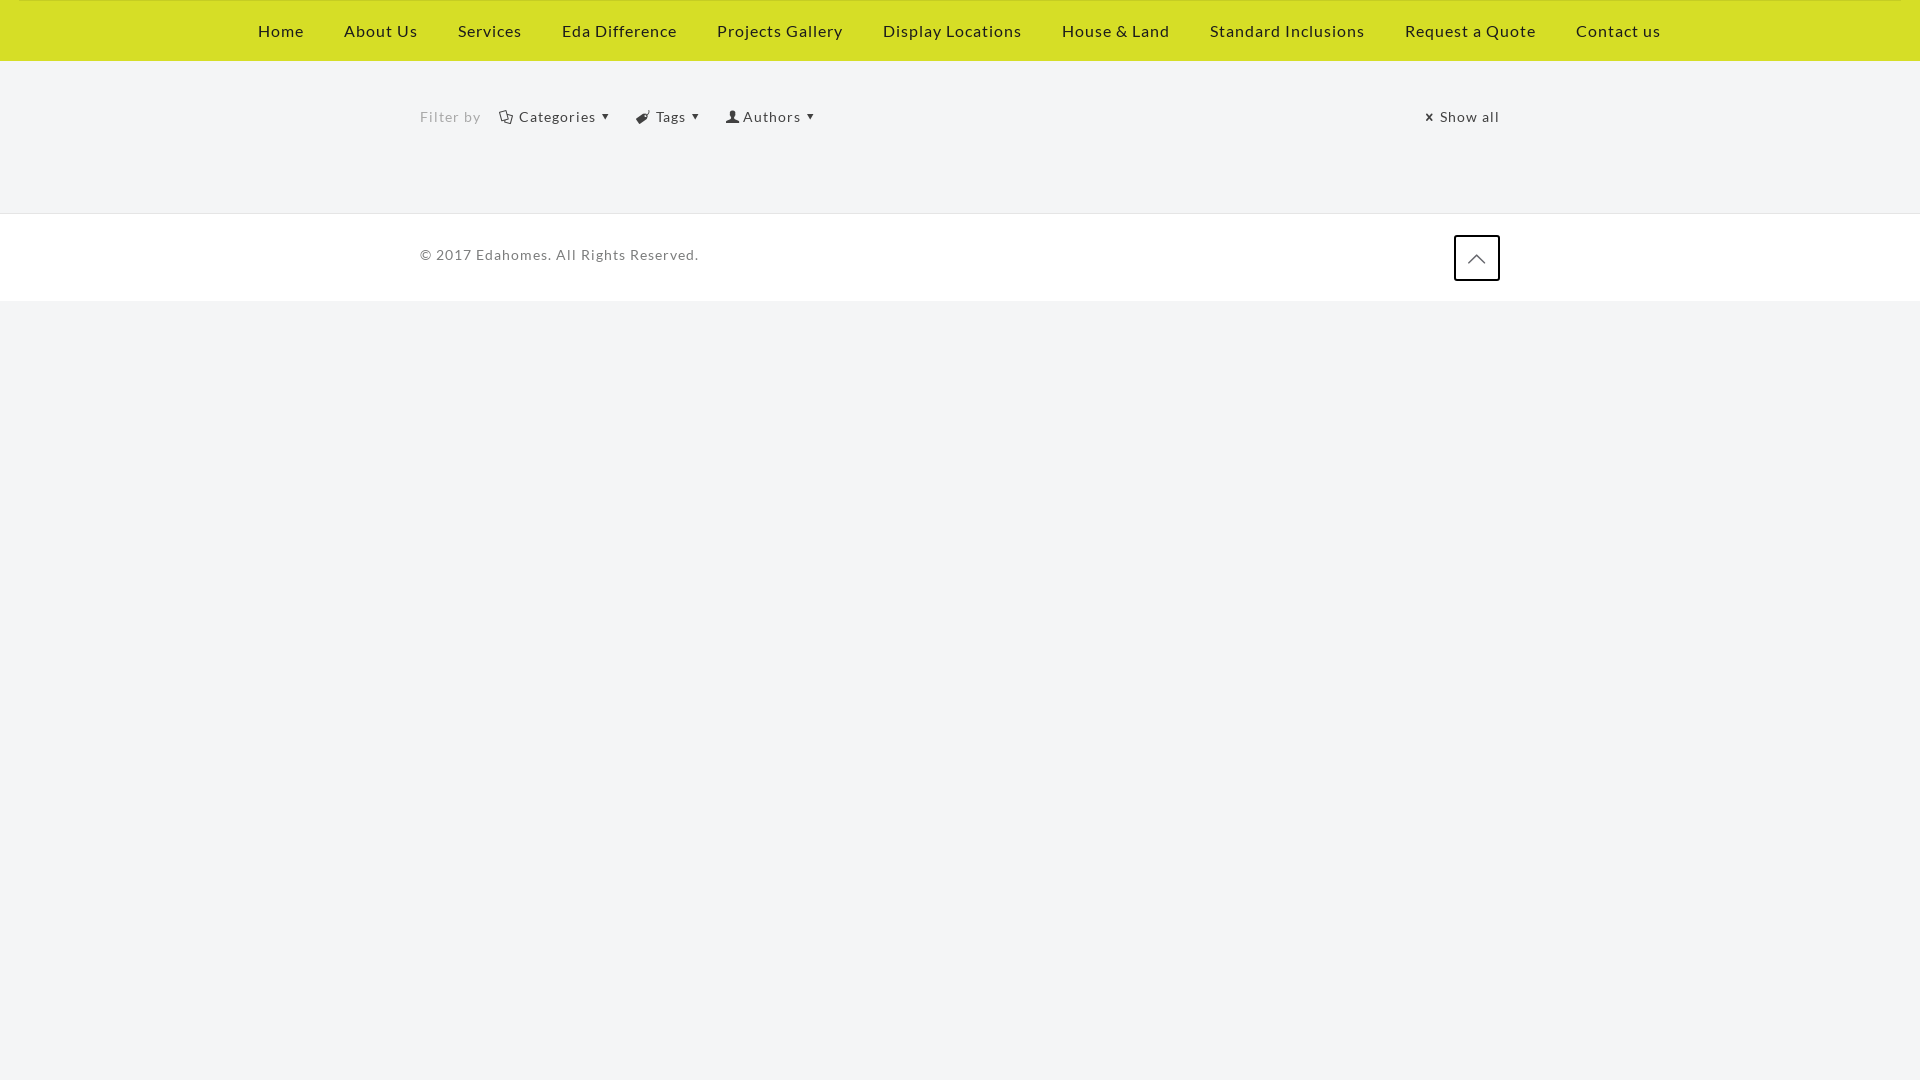 This screenshot has height=1080, width=1920. What do you see at coordinates (380, 30) in the screenshot?
I see `'About Us'` at bounding box center [380, 30].